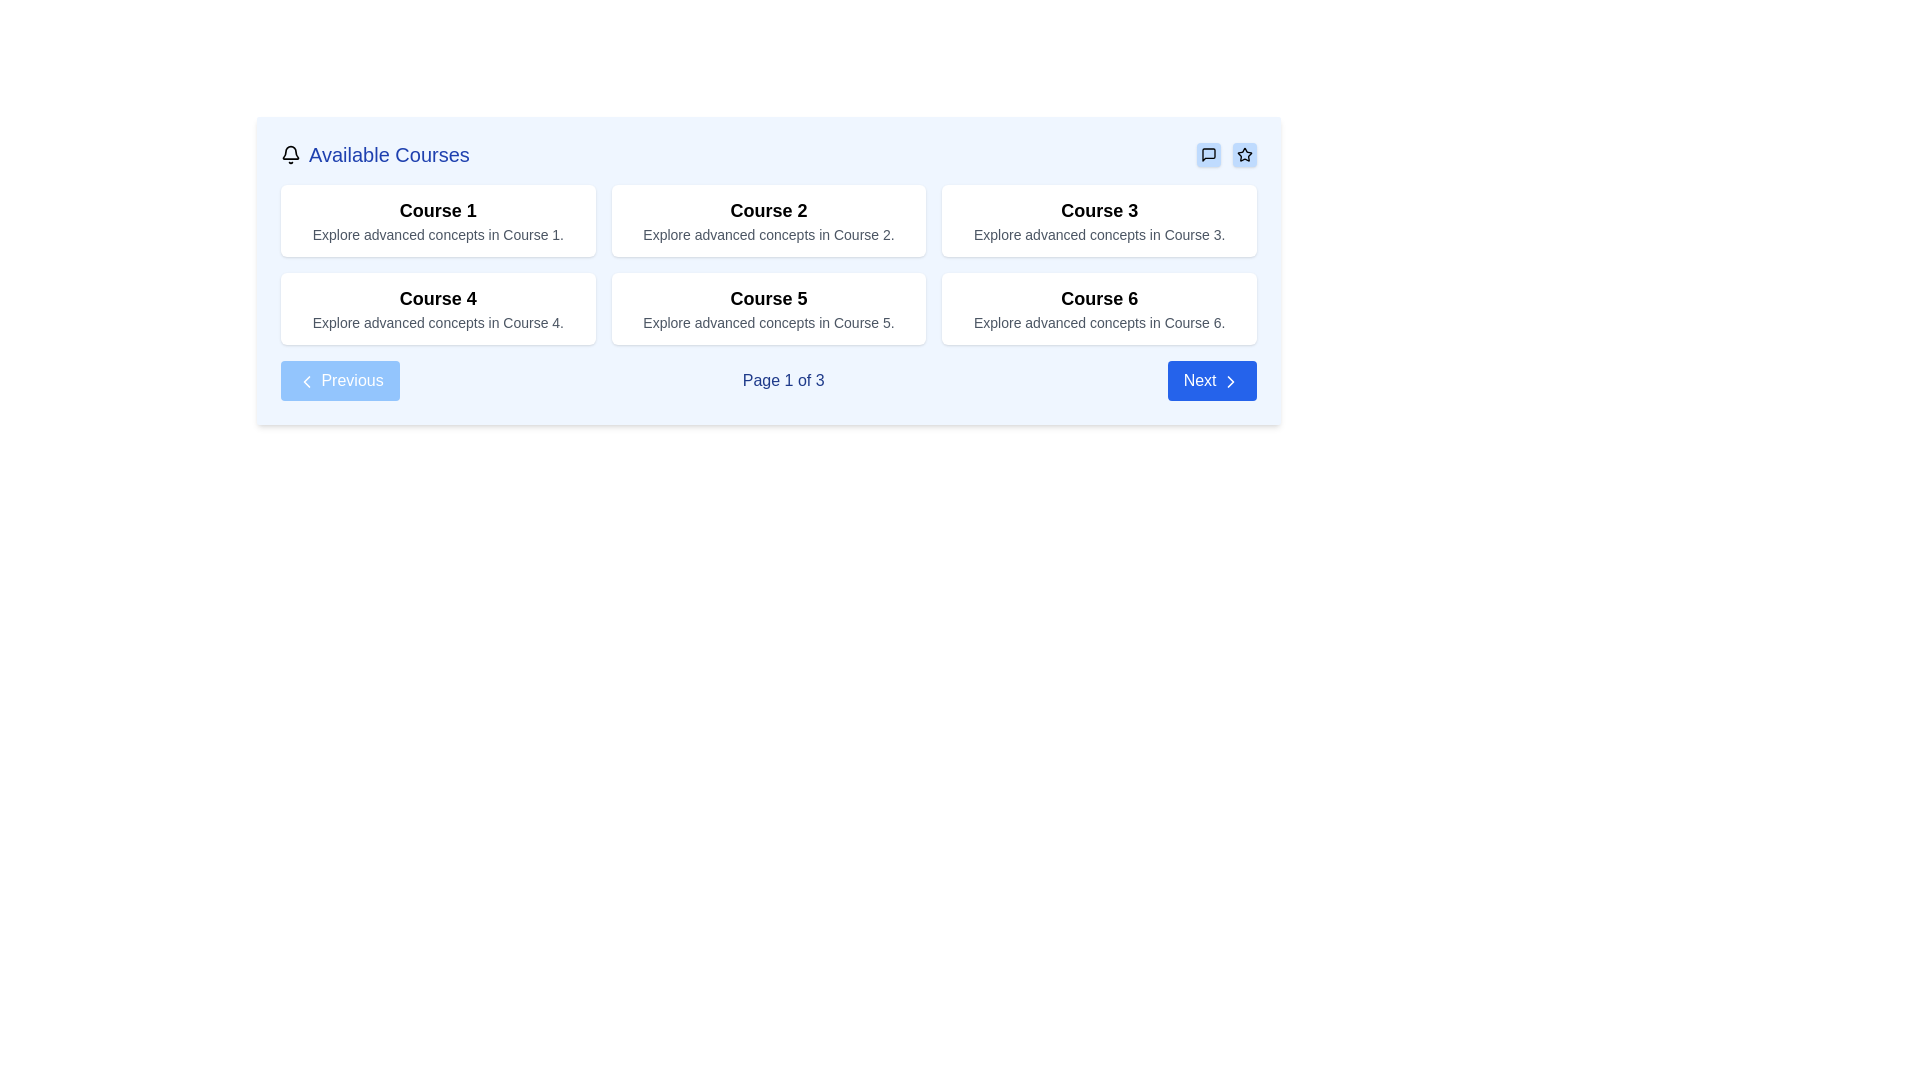 The image size is (1920, 1080). What do you see at coordinates (437, 322) in the screenshot?
I see `the text label that reads 'Explore advanced concepts in Course 4', which is styled in light gray and located under the 'Course 4' label within the 'Available Courses' section` at bounding box center [437, 322].